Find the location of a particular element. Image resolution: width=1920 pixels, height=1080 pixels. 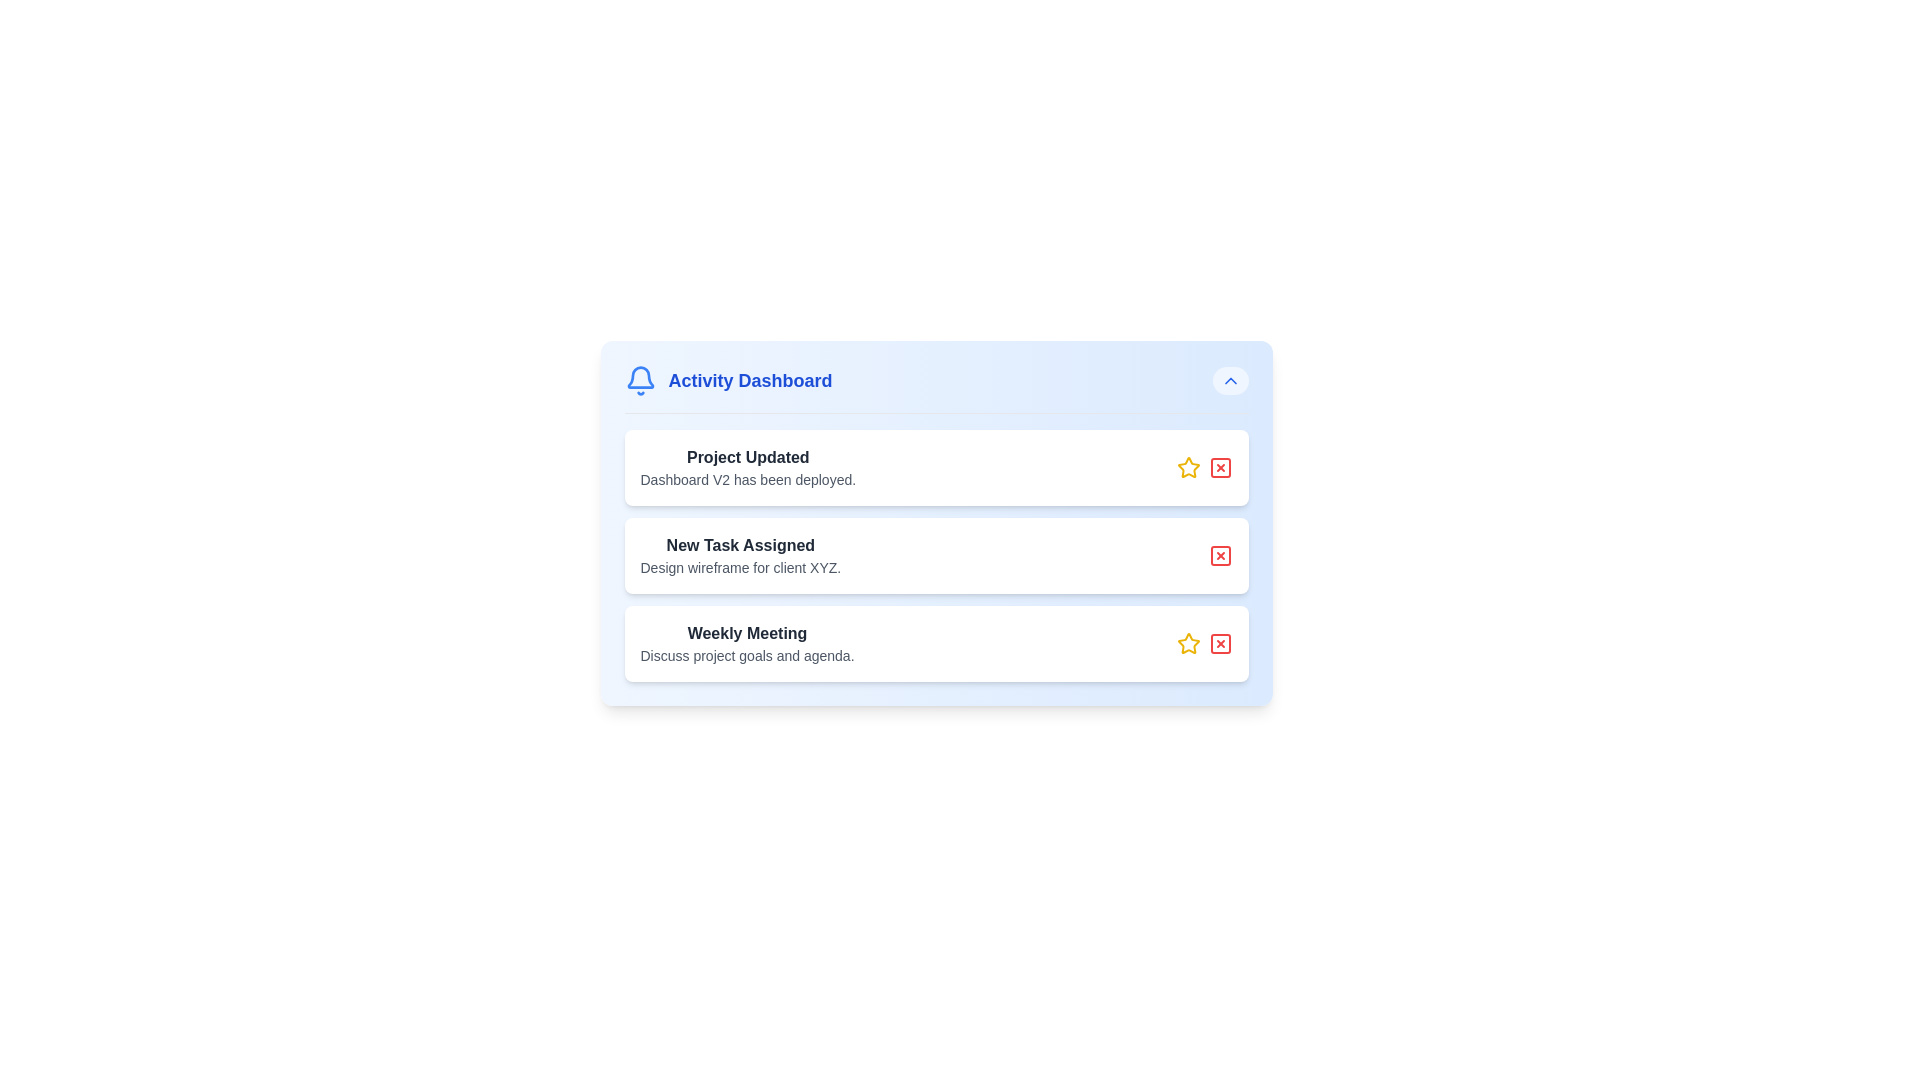

the icon group containing a yellow star and a red close button next to the message 'Project Updated Dashboard V2 has been deployed' is located at coordinates (1203, 467).